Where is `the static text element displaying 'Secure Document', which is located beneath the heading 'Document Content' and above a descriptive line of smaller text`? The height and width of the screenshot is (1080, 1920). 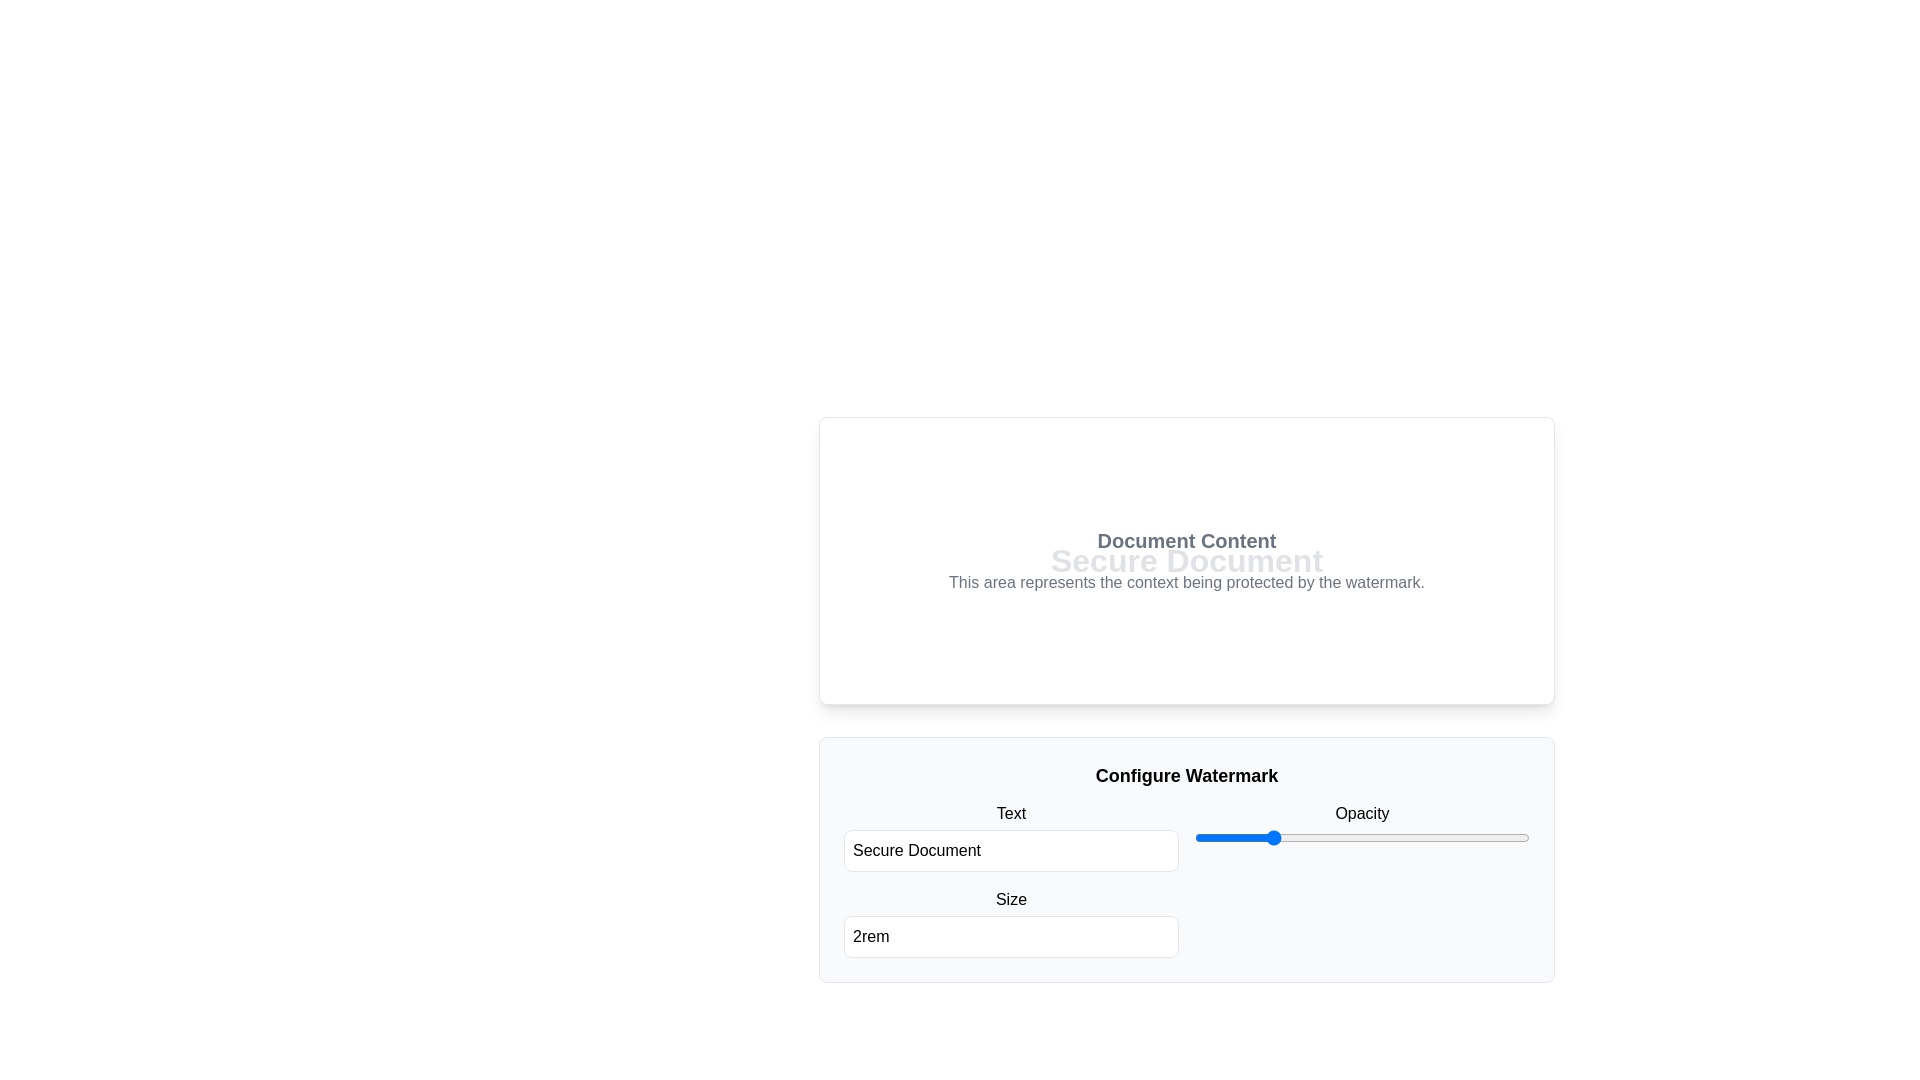
the static text element displaying 'Secure Document', which is located beneath the heading 'Document Content' and above a descriptive line of smaller text is located at coordinates (1186, 560).